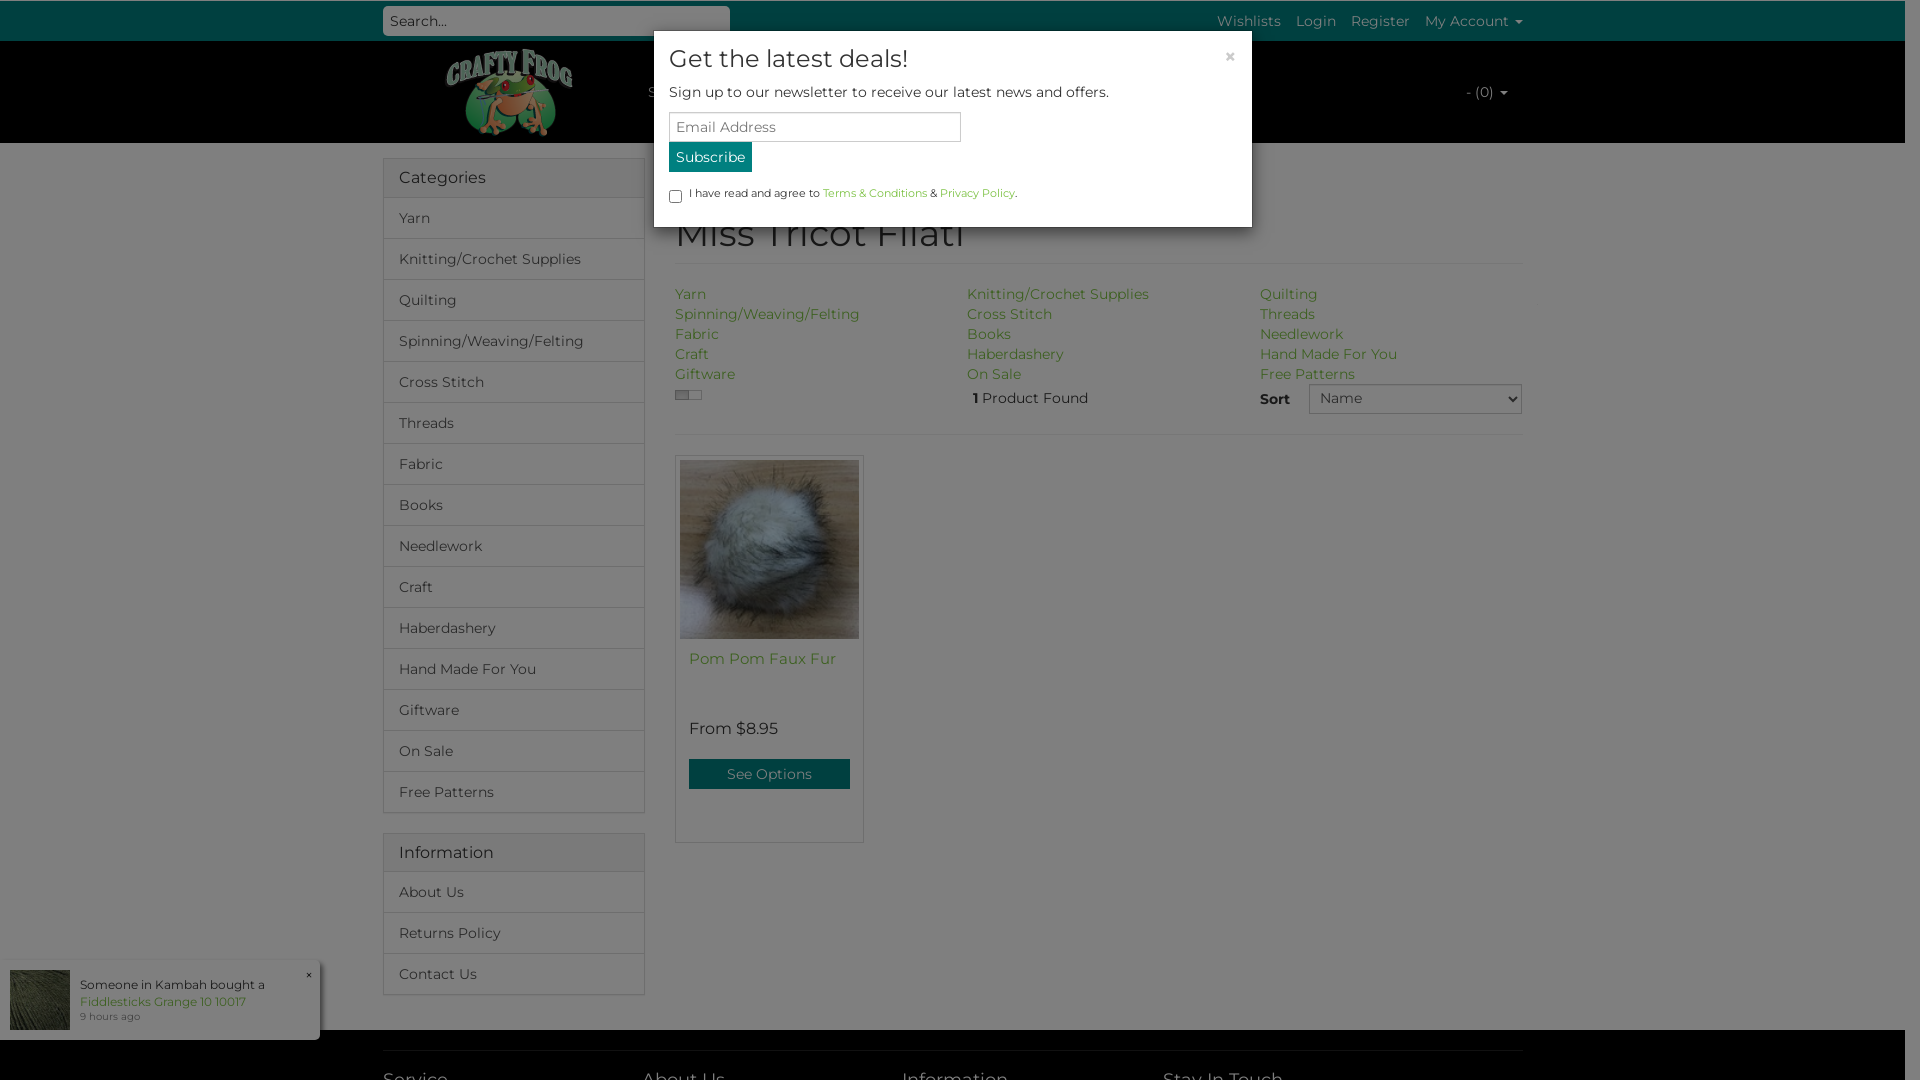 The width and height of the screenshot is (1920, 1080). Describe the element at coordinates (768, 773) in the screenshot. I see `'See Options'` at that location.